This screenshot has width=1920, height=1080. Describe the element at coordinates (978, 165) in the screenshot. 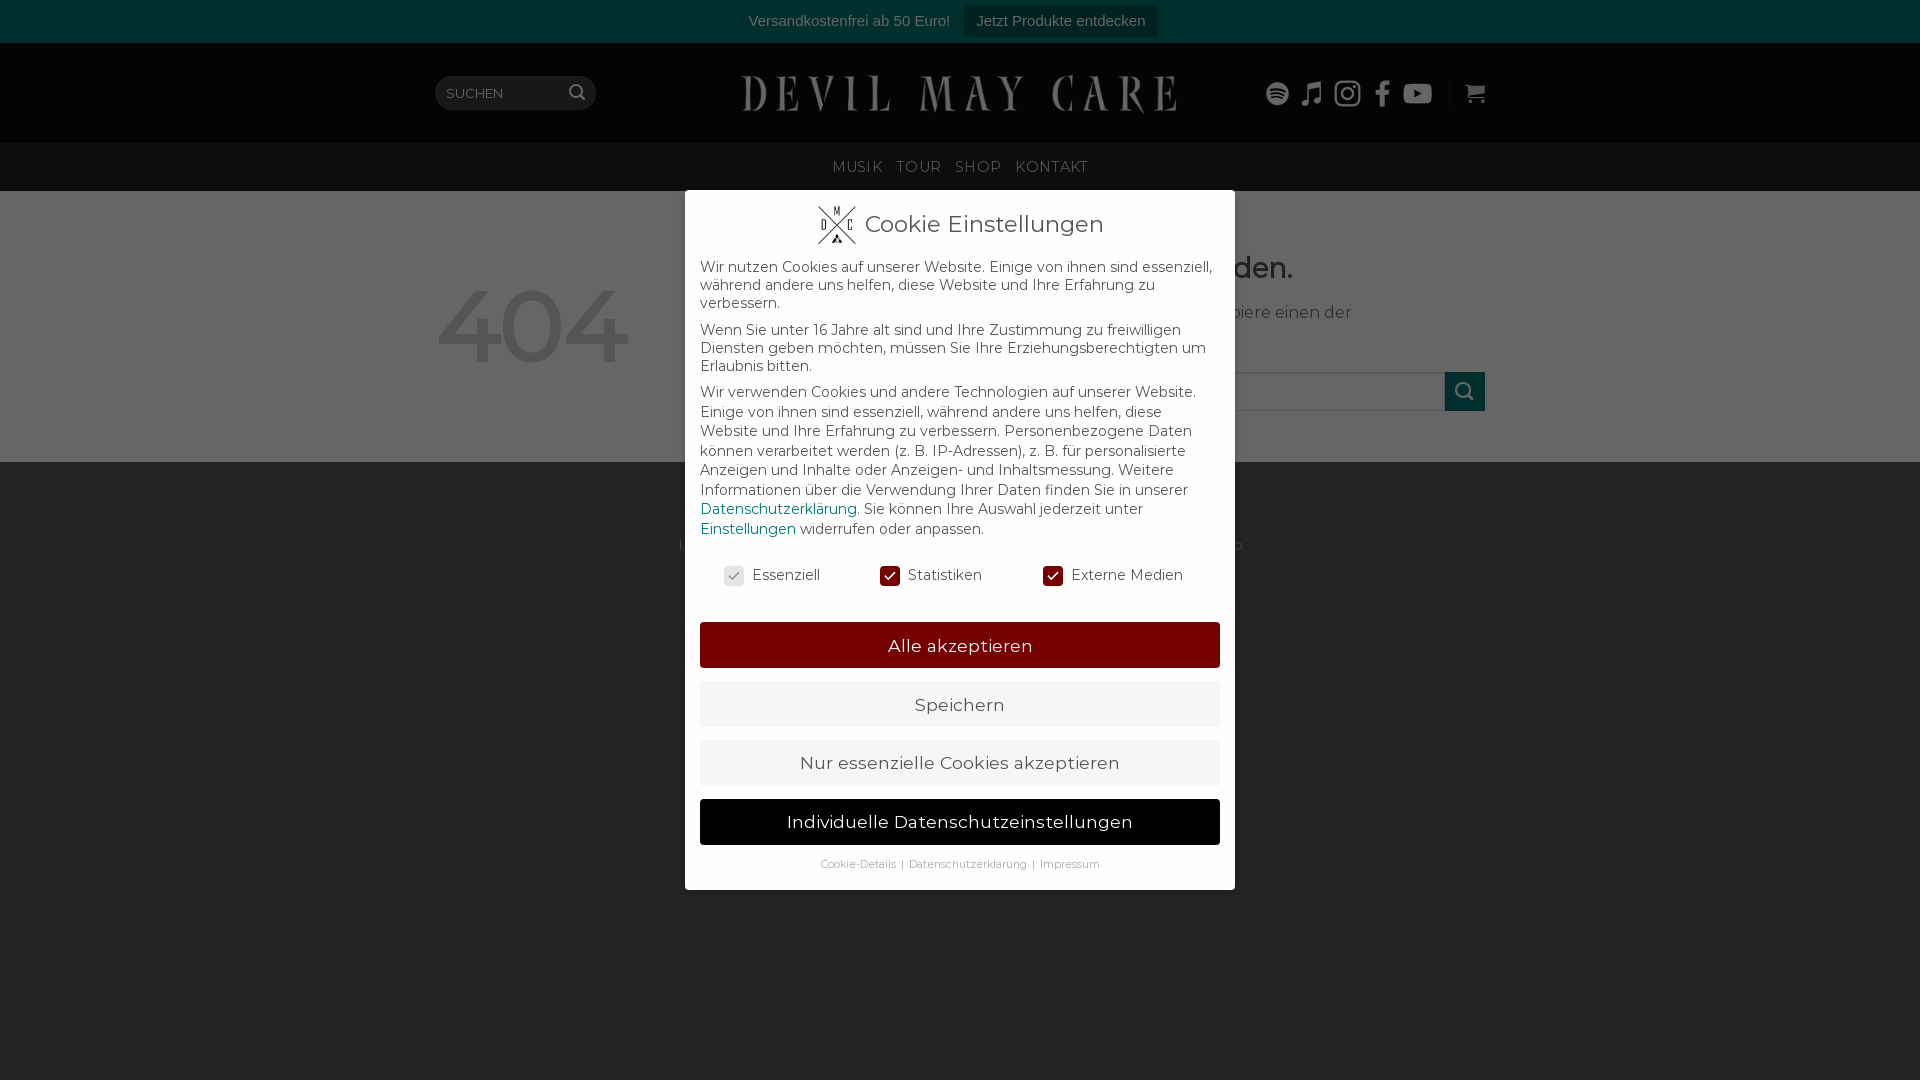

I see `'SHOP'` at that location.